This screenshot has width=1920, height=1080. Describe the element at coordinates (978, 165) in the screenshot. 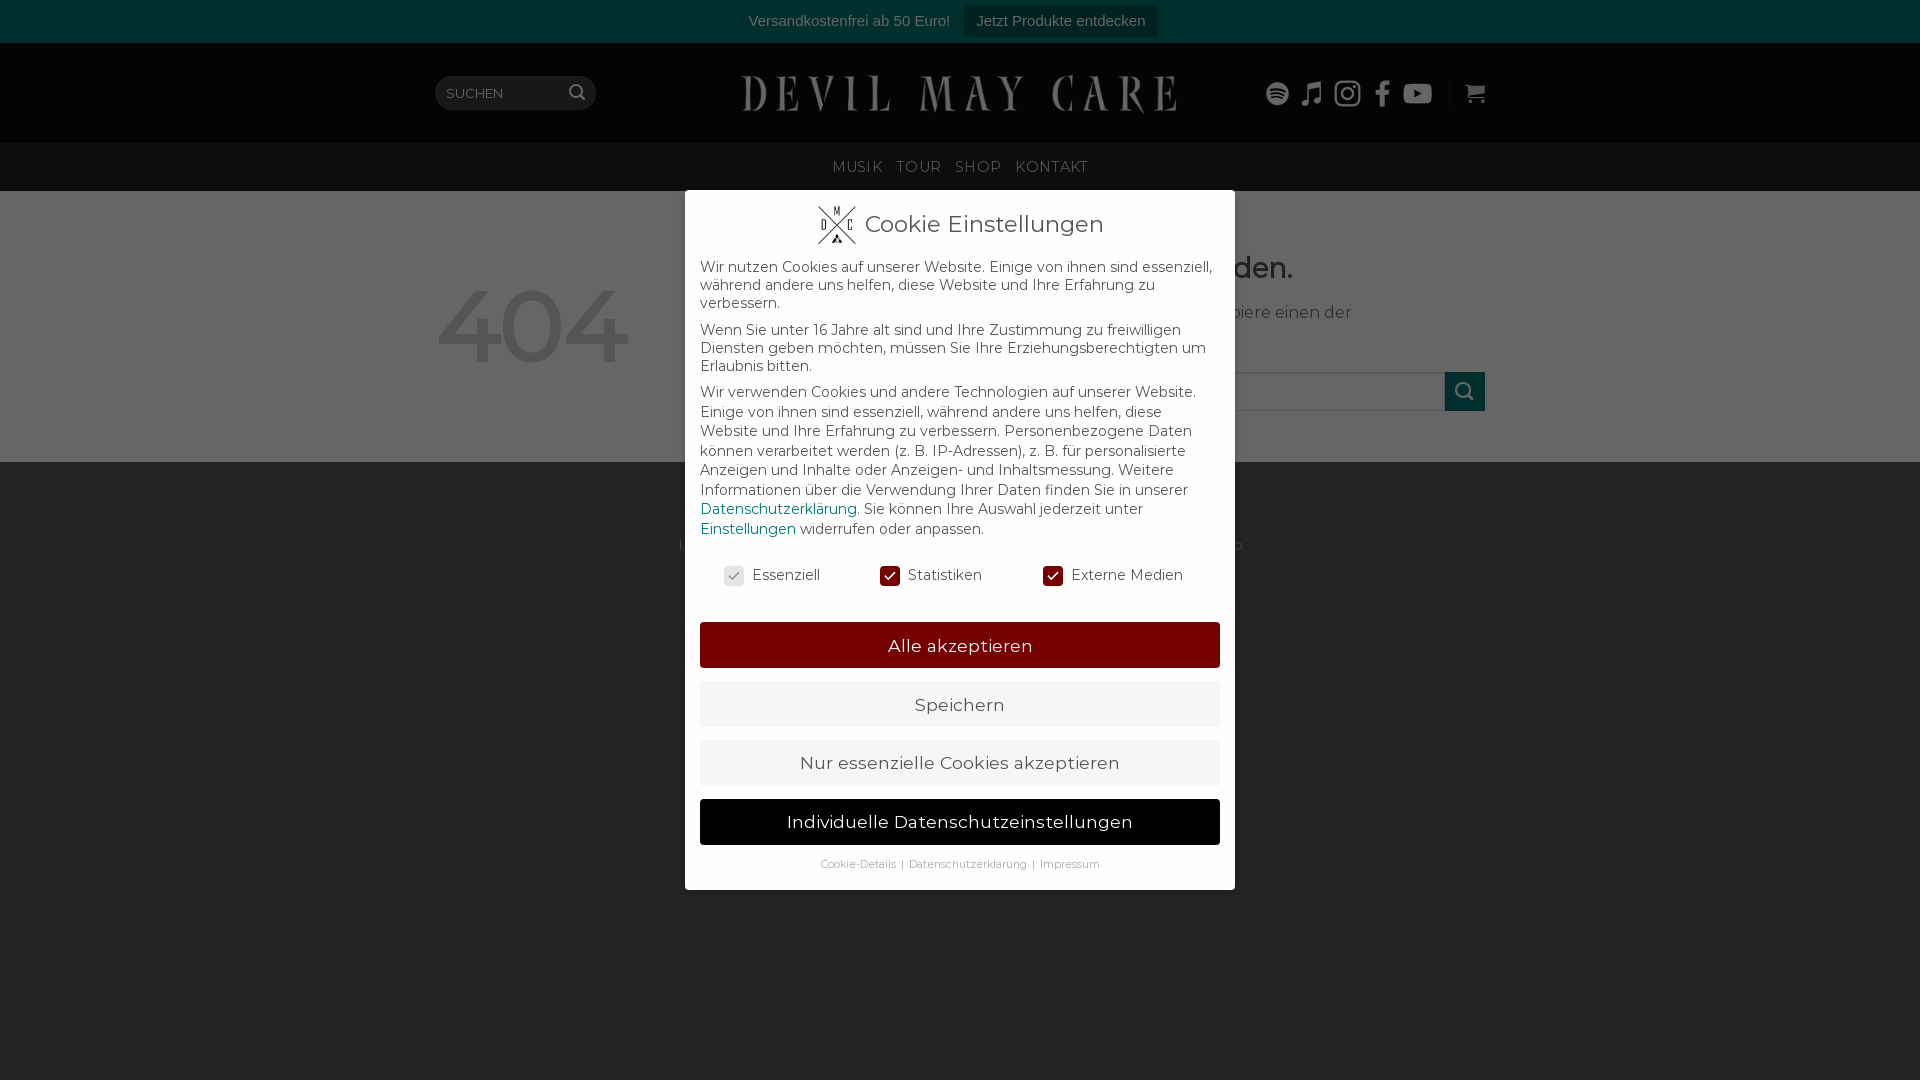

I see `'SHOP'` at that location.